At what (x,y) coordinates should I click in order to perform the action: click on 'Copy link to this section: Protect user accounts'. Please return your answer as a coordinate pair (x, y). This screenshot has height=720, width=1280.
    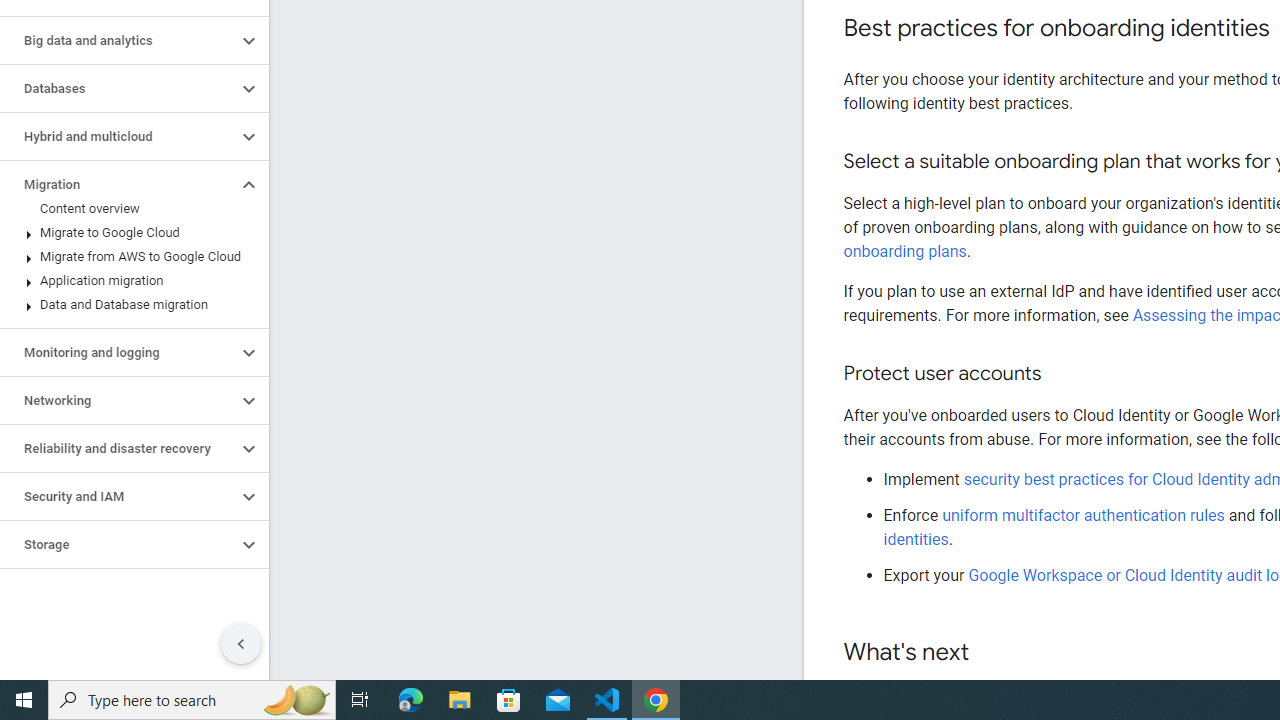
    Looking at the image, I should click on (1060, 374).